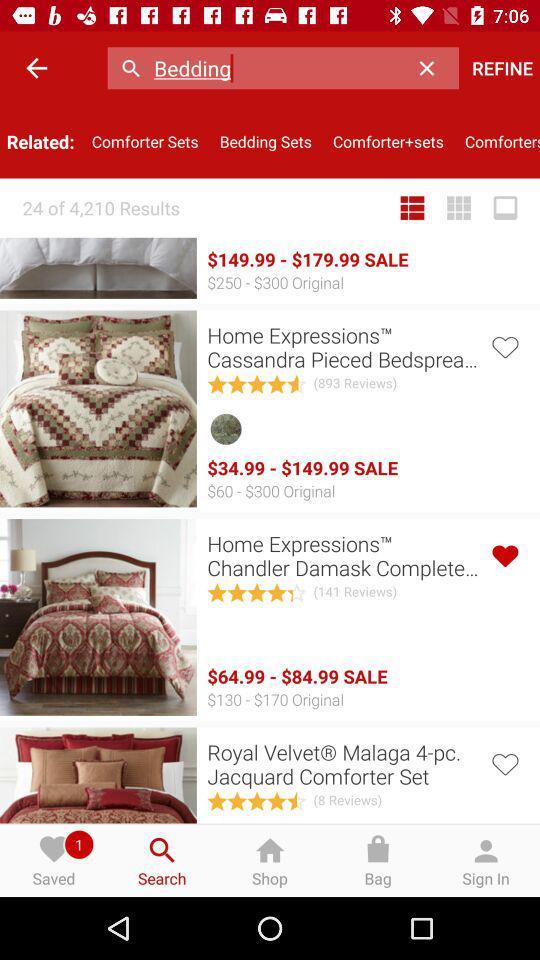 The height and width of the screenshot is (960, 540). I want to click on item to the right of the comforter sets item, so click(265, 140).